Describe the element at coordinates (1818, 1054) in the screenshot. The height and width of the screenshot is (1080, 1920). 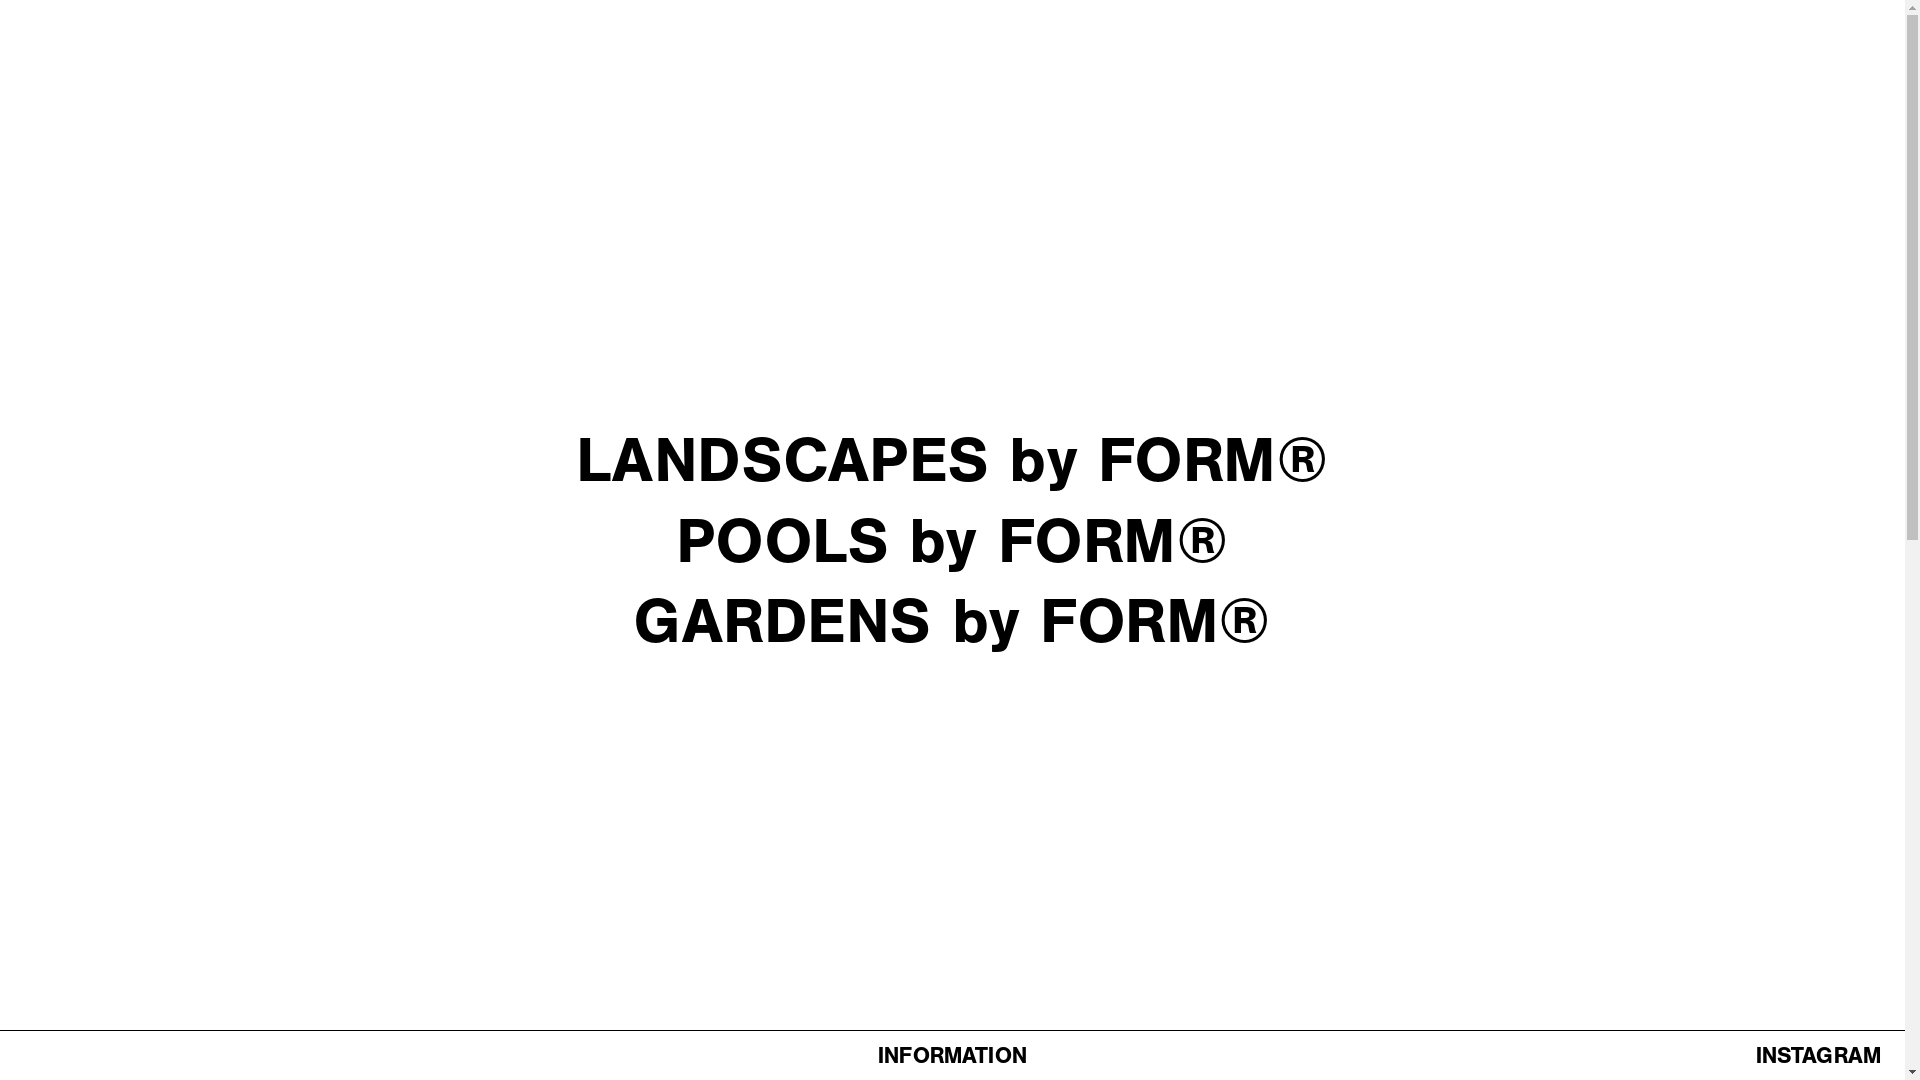
I see `'INSTAGRAM'` at that location.